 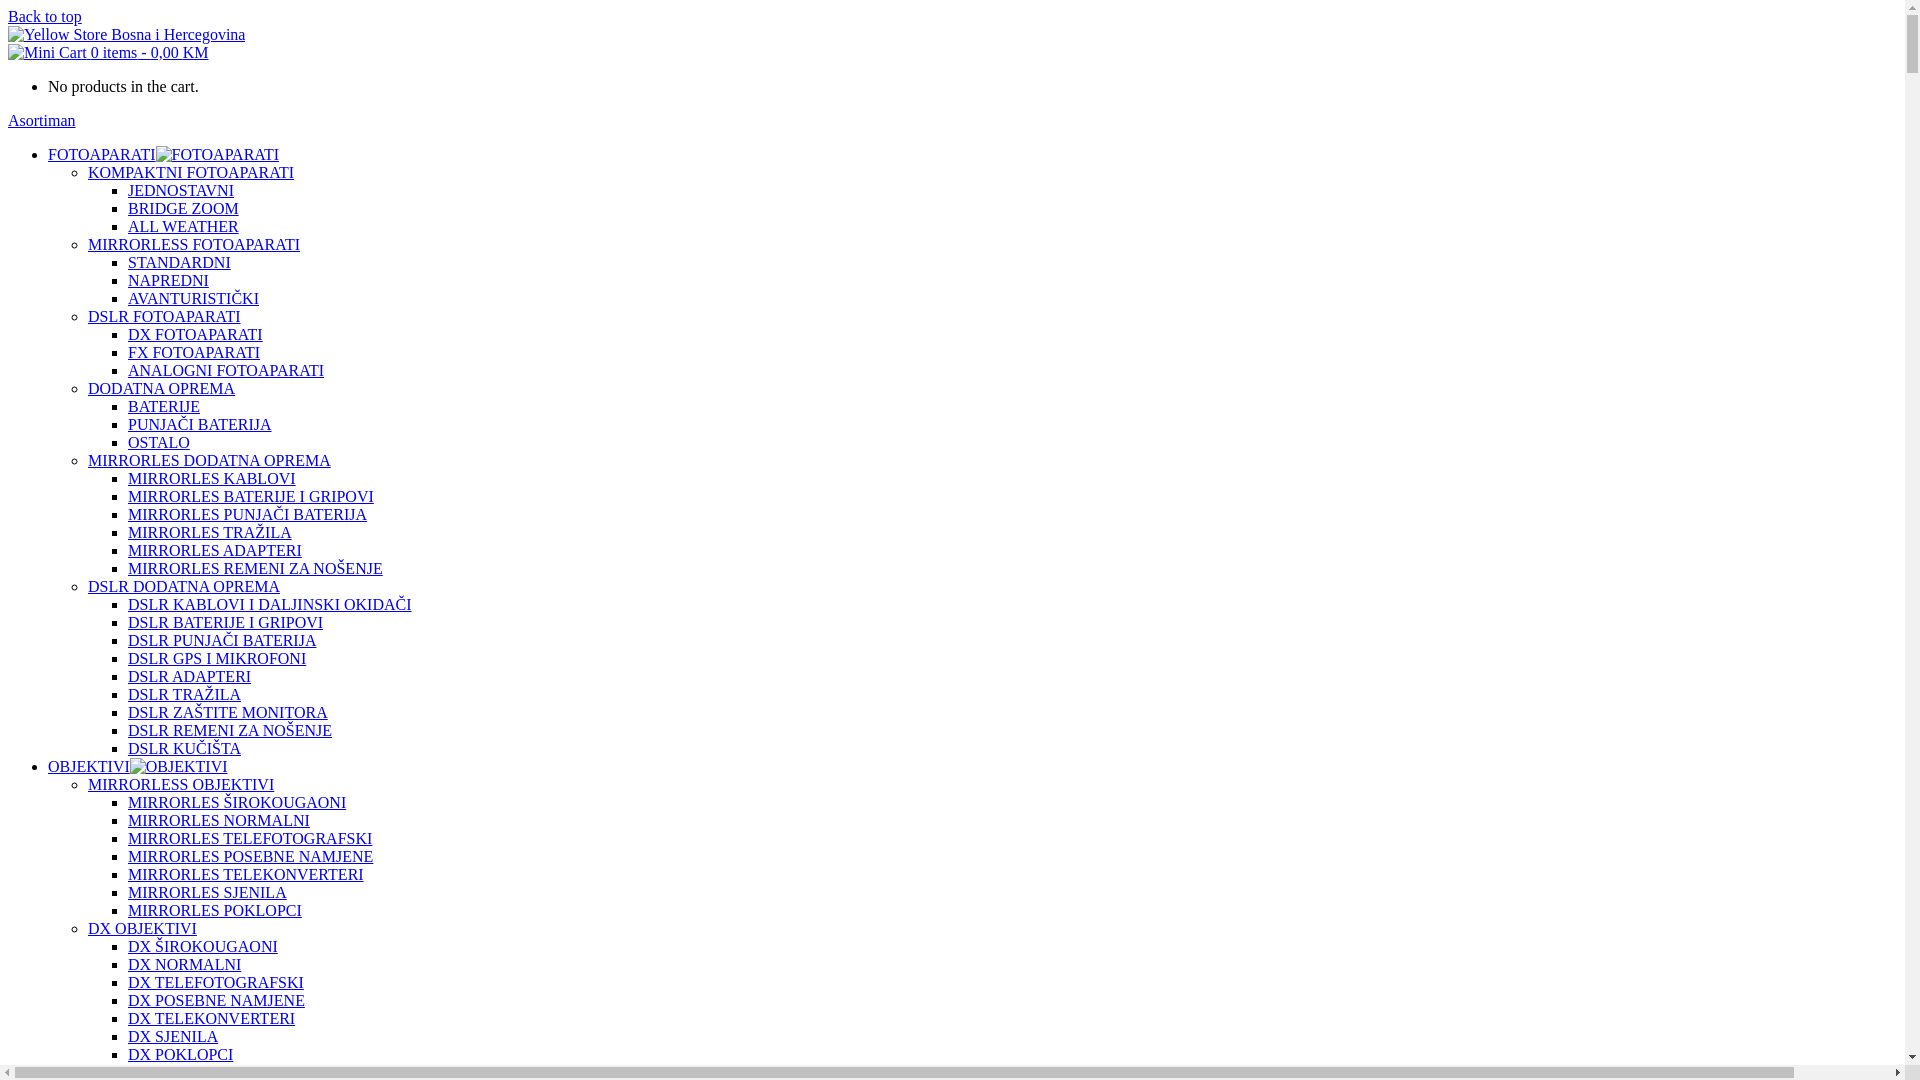 What do you see at coordinates (244, 873) in the screenshot?
I see `'MIRRORLES TELEKONVERTERI'` at bounding box center [244, 873].